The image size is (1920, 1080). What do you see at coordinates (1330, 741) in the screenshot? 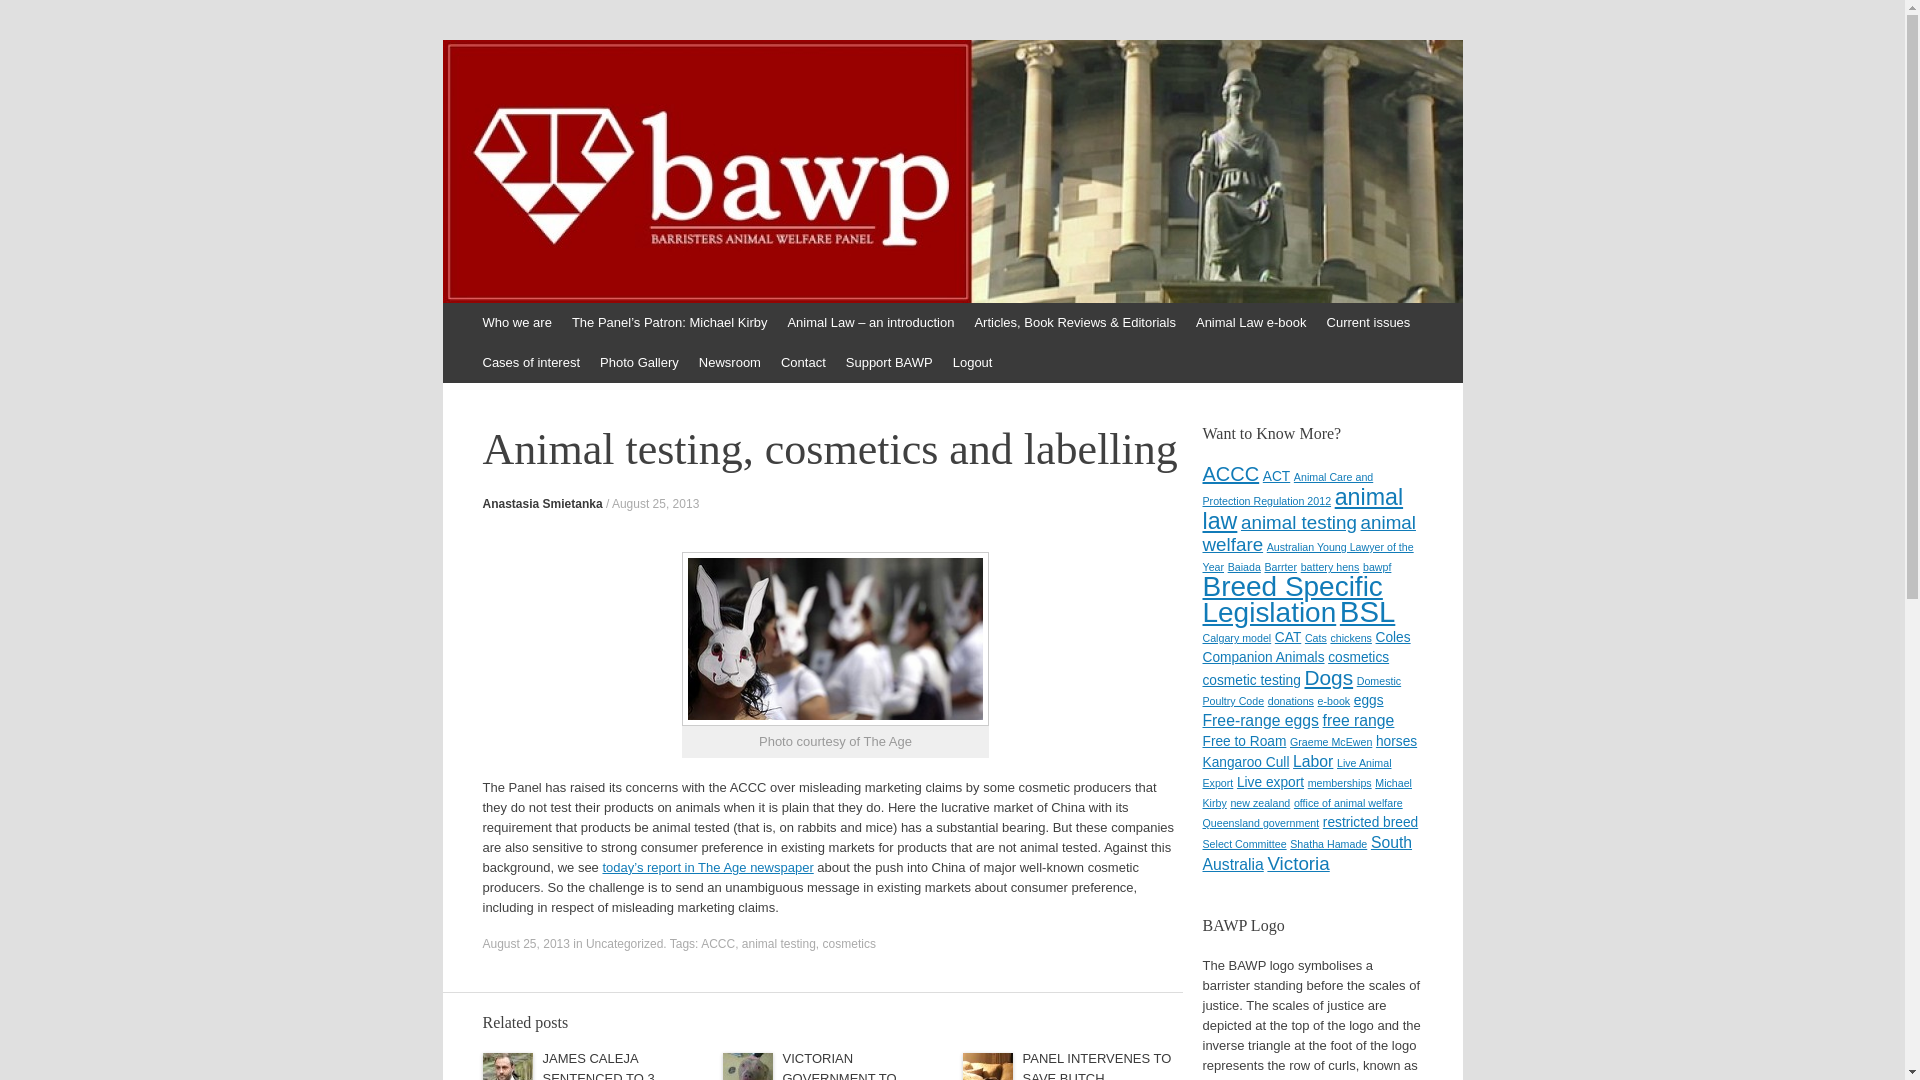
I see `'Graeme McEwen'` at bounding box center [1330, 741].